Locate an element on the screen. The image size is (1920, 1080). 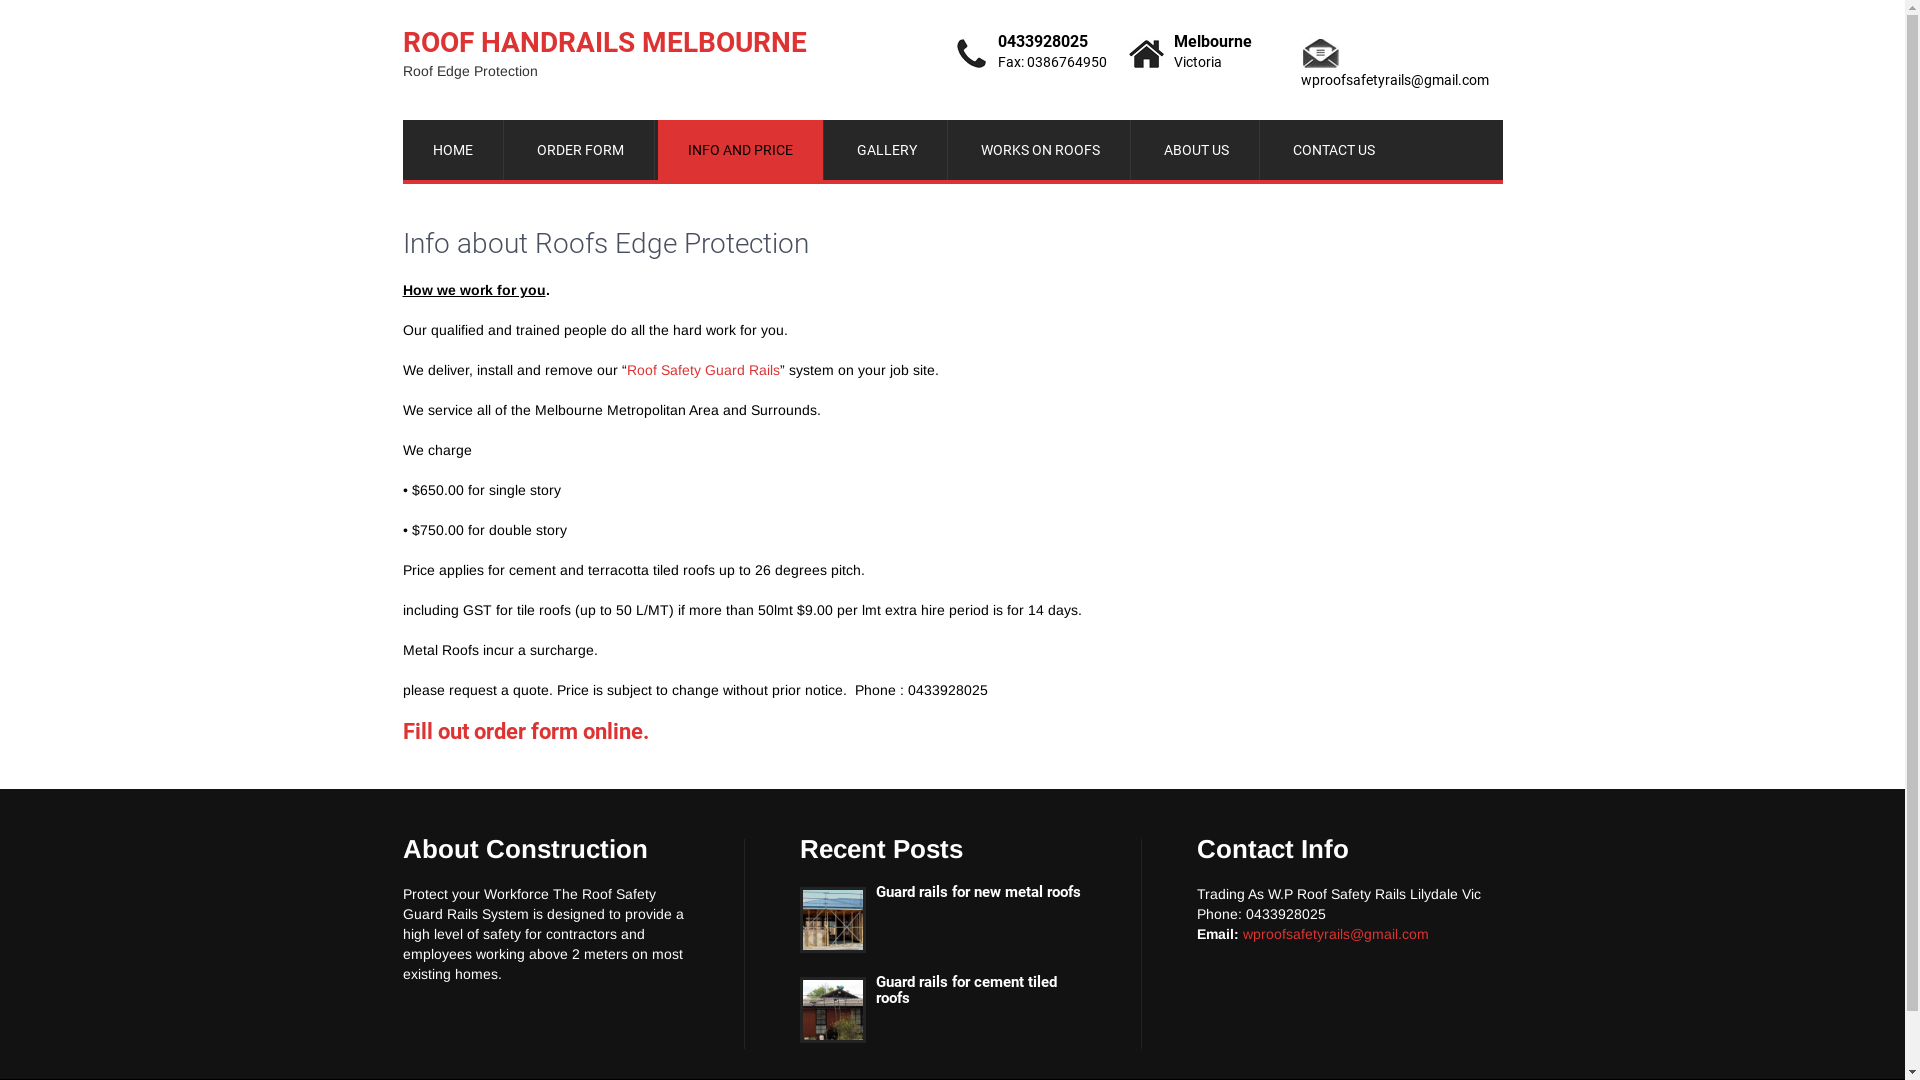
'WORKS ON ROOFS' is located at coordinates (1040, 149).